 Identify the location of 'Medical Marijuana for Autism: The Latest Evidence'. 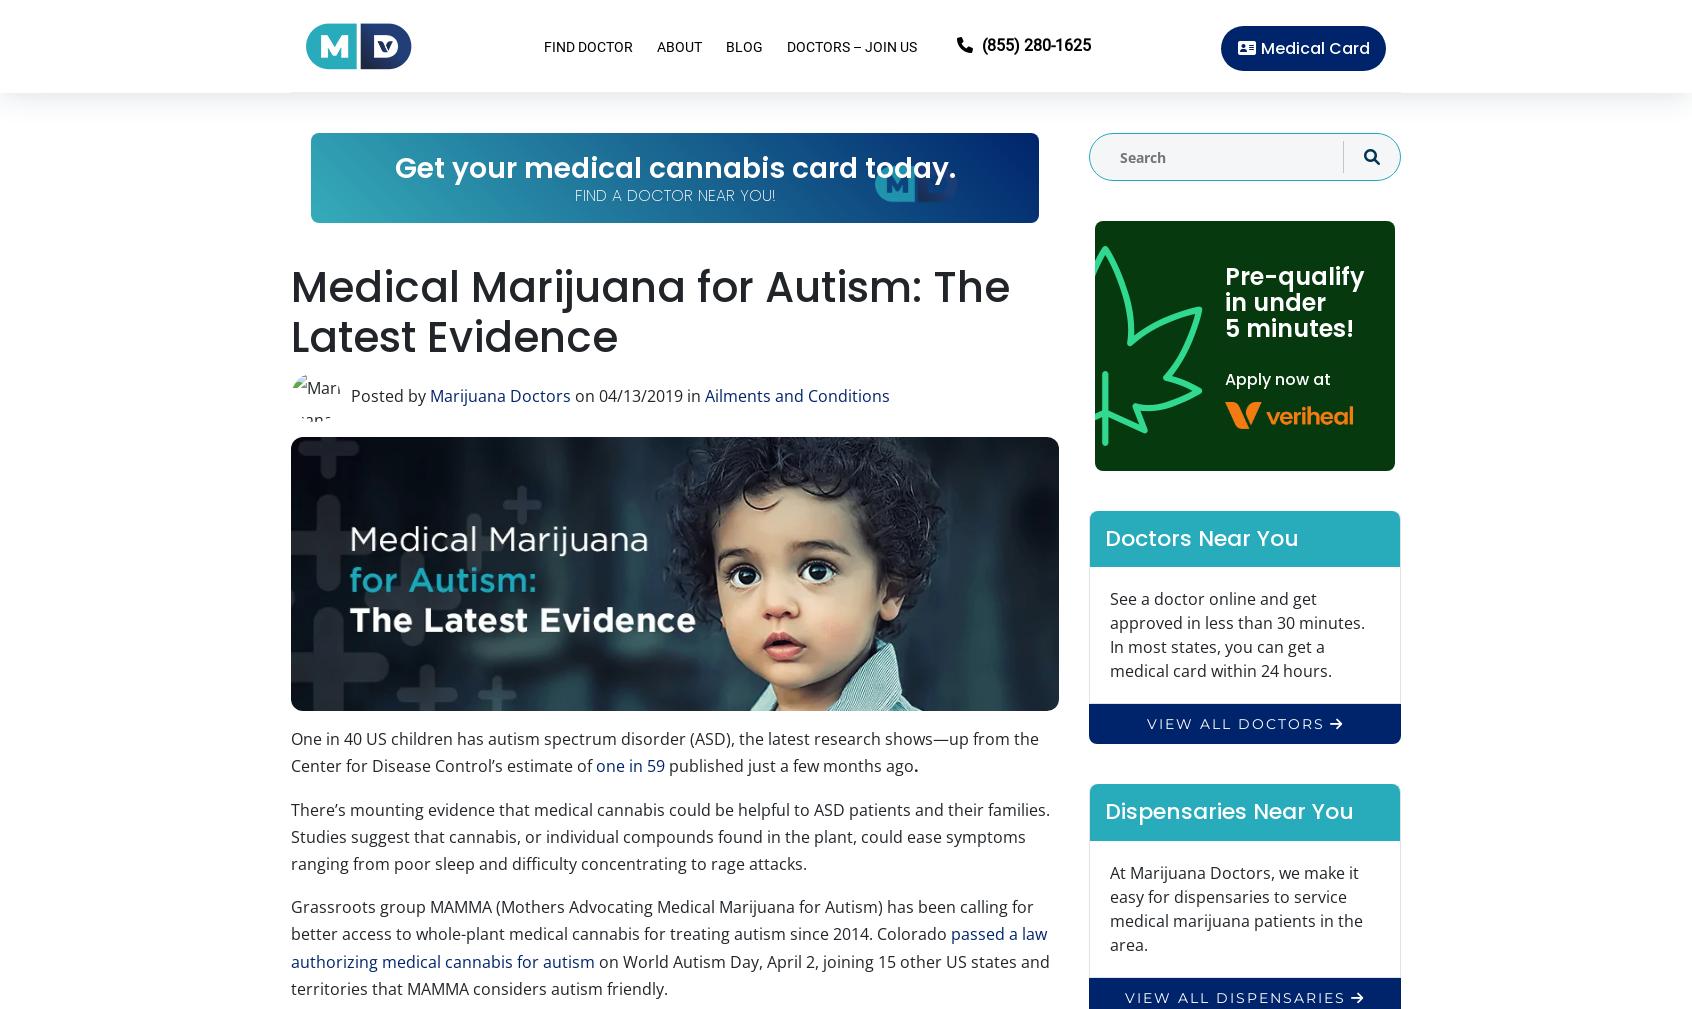
(650, 311).